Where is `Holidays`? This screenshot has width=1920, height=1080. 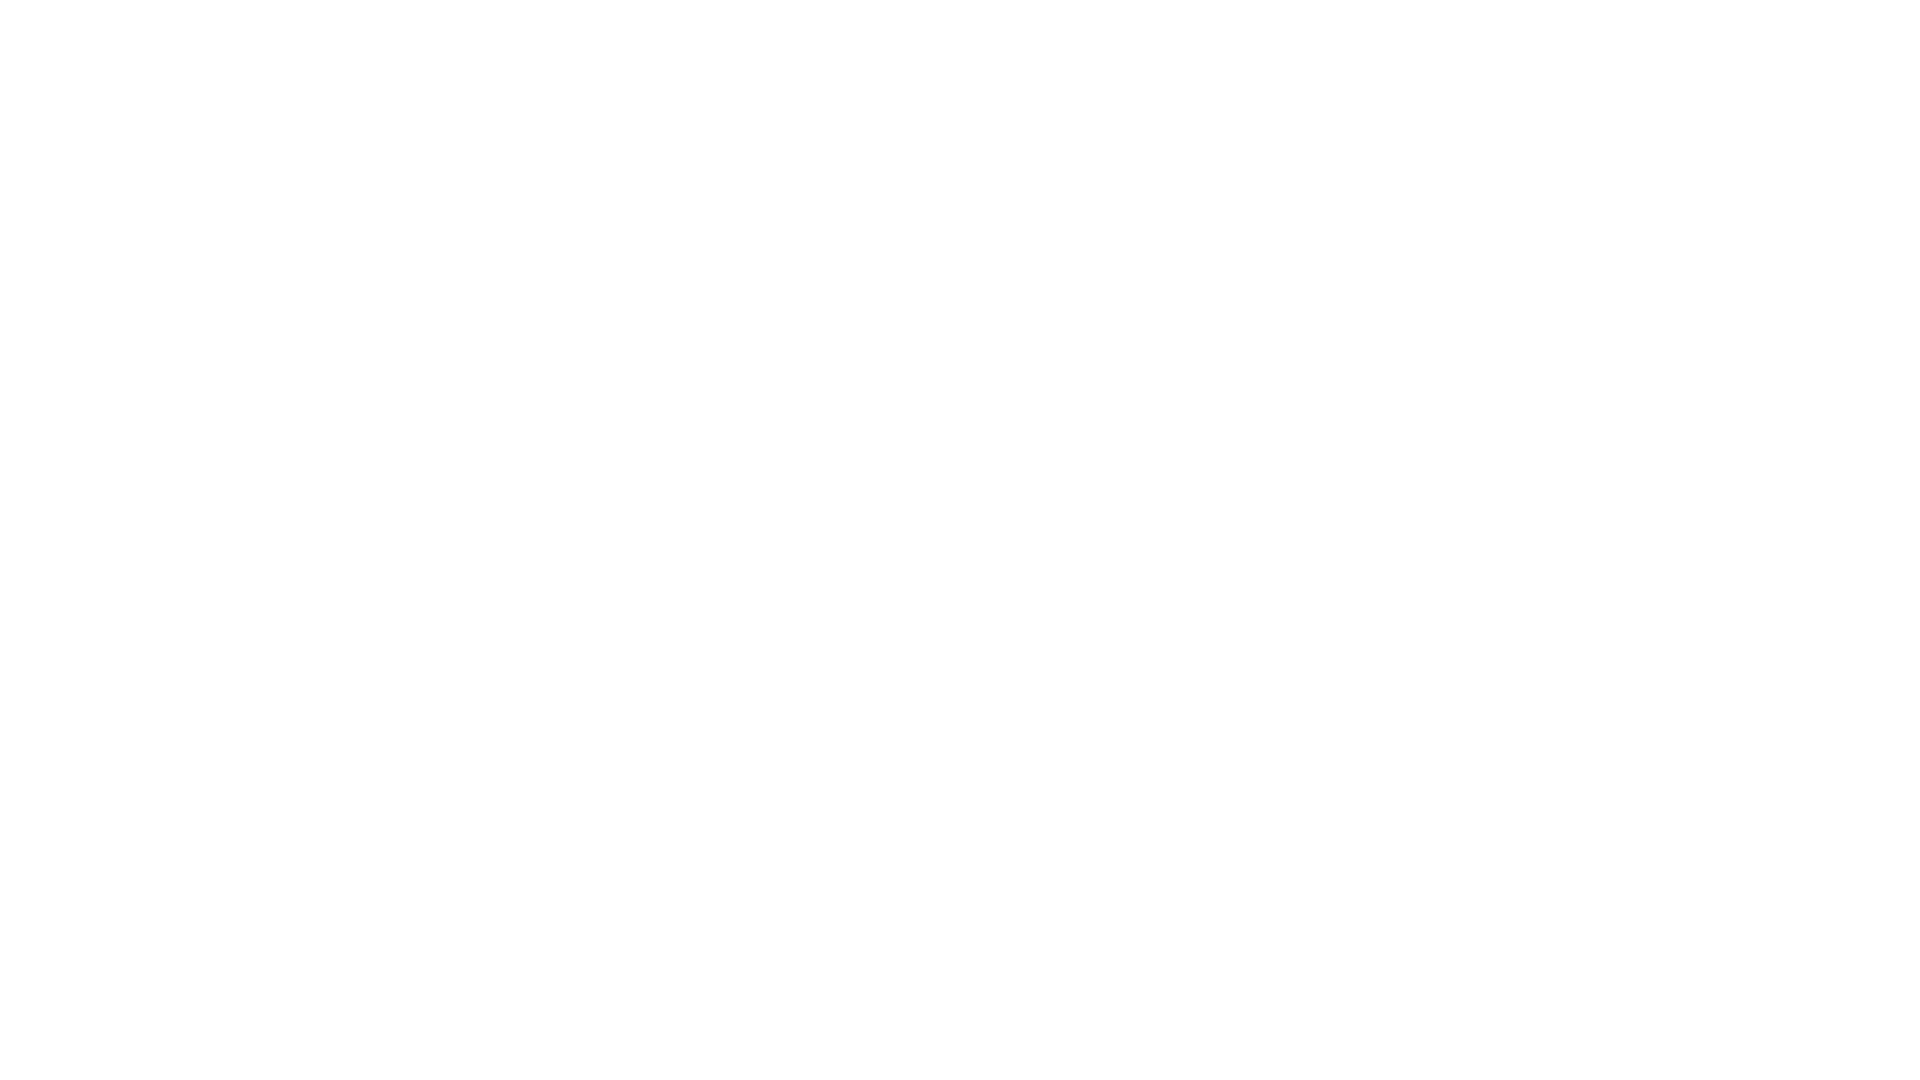
Holidays is located at coordinates (960, 423).